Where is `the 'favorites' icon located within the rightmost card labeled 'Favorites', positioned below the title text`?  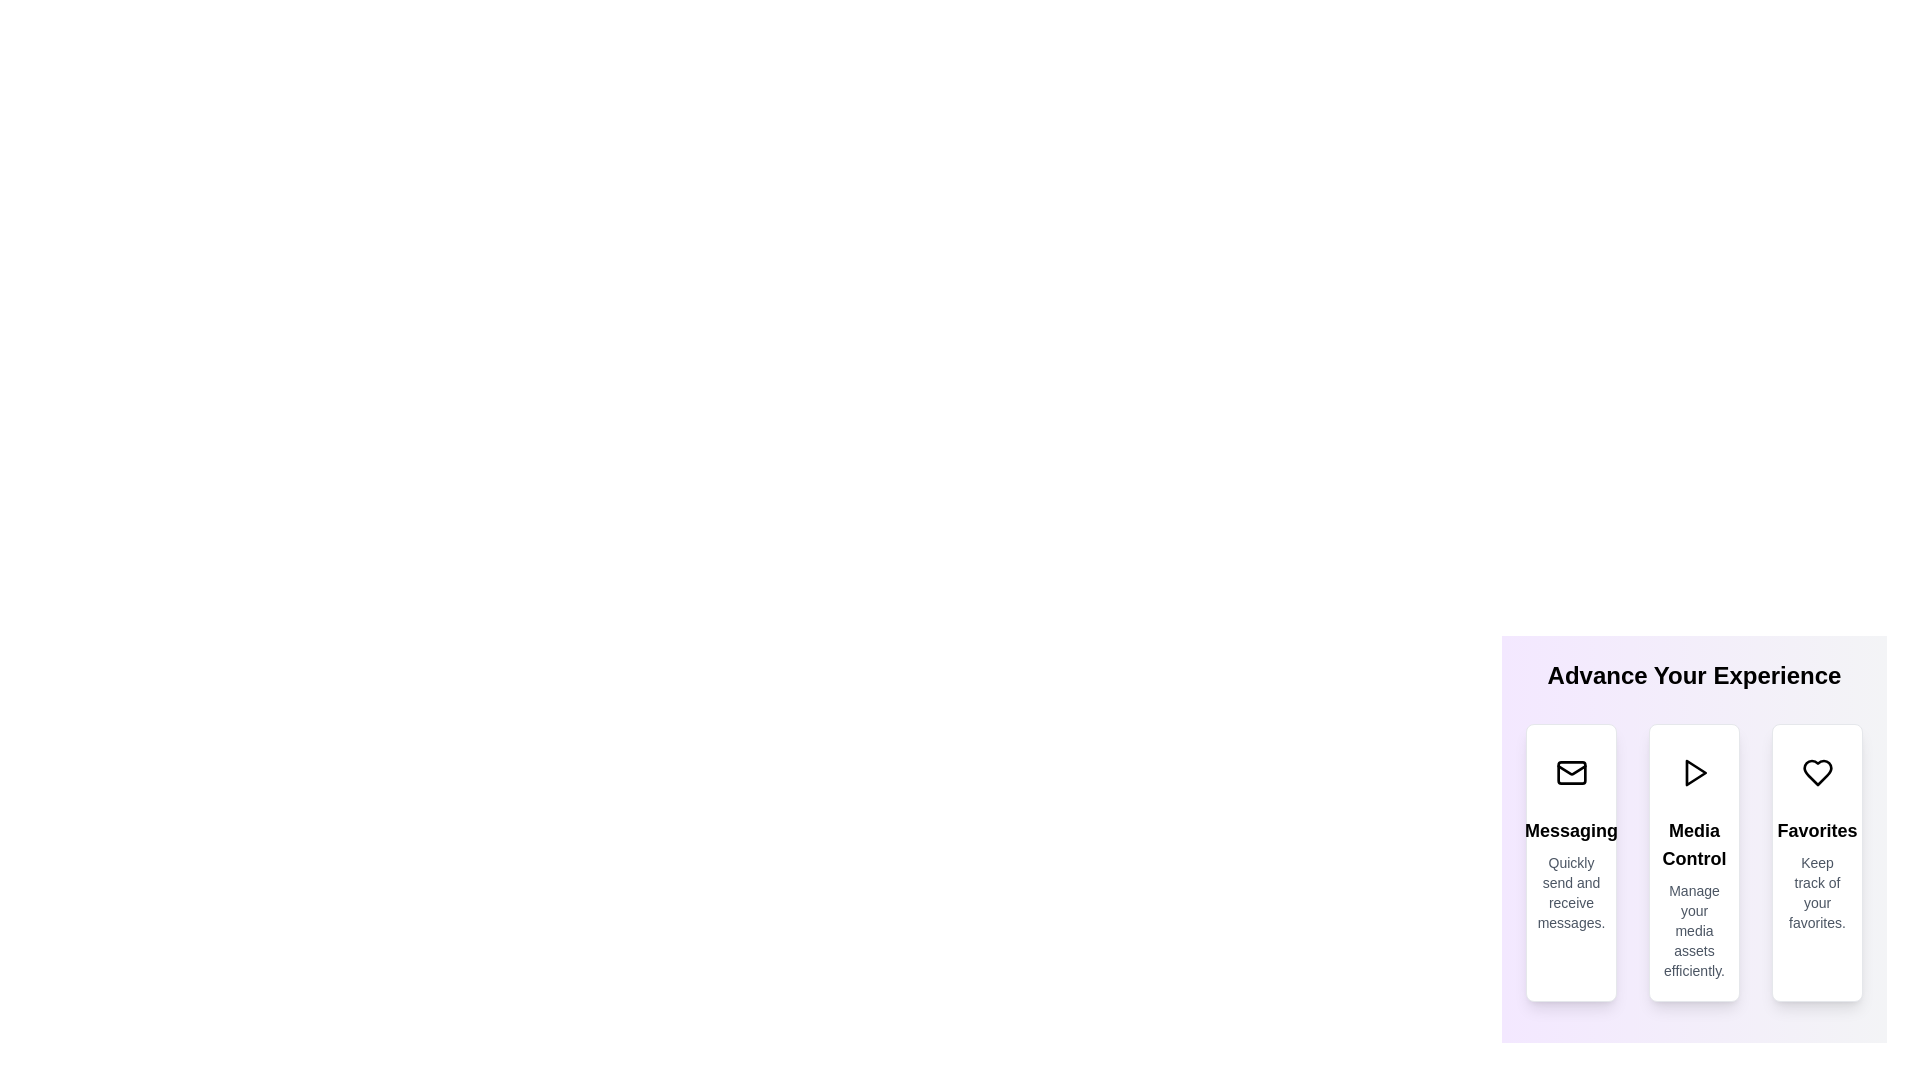 the 'favorites' icon located within the rightmost card labeled 'Favorites', positioned below the title text is located at coordinates (1817, 771).